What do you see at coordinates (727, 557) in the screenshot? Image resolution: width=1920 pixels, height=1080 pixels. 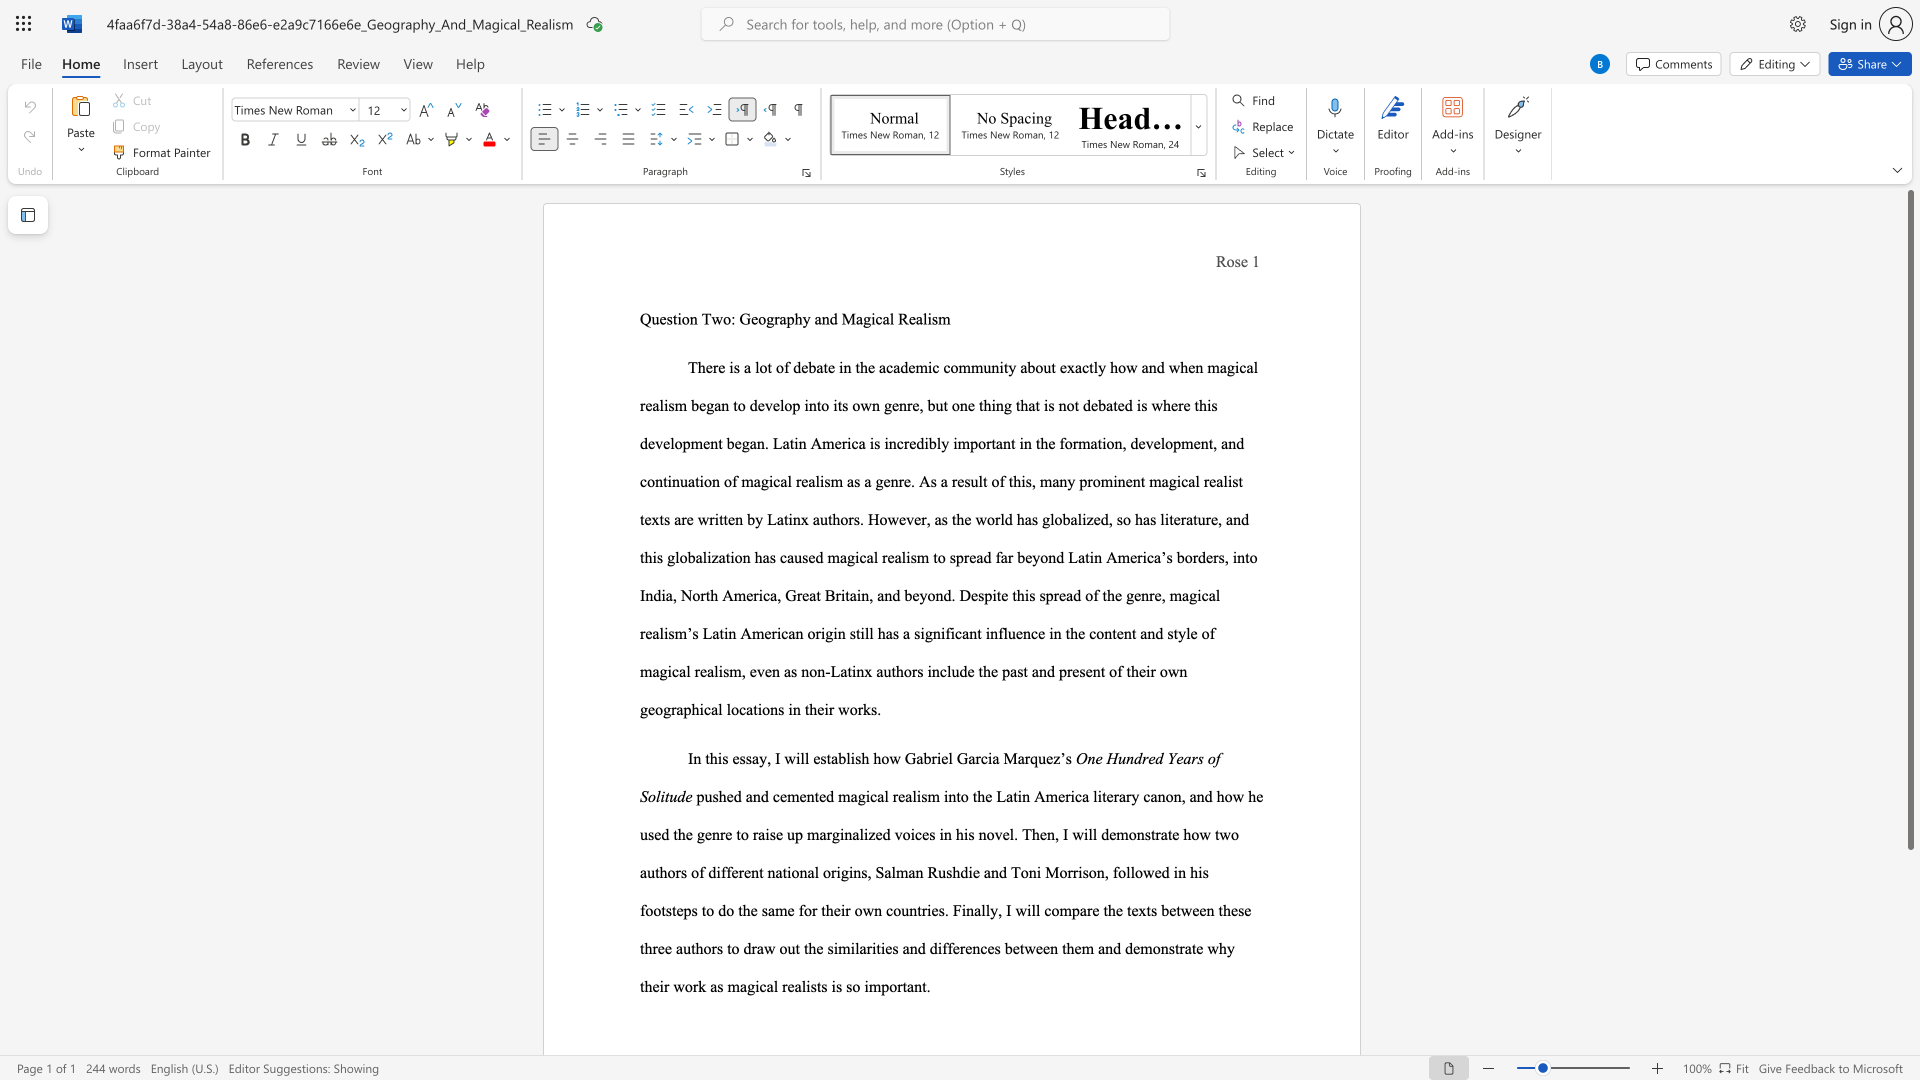 I see `the 40th character "t" in the text` at bounding box center [727, 557].